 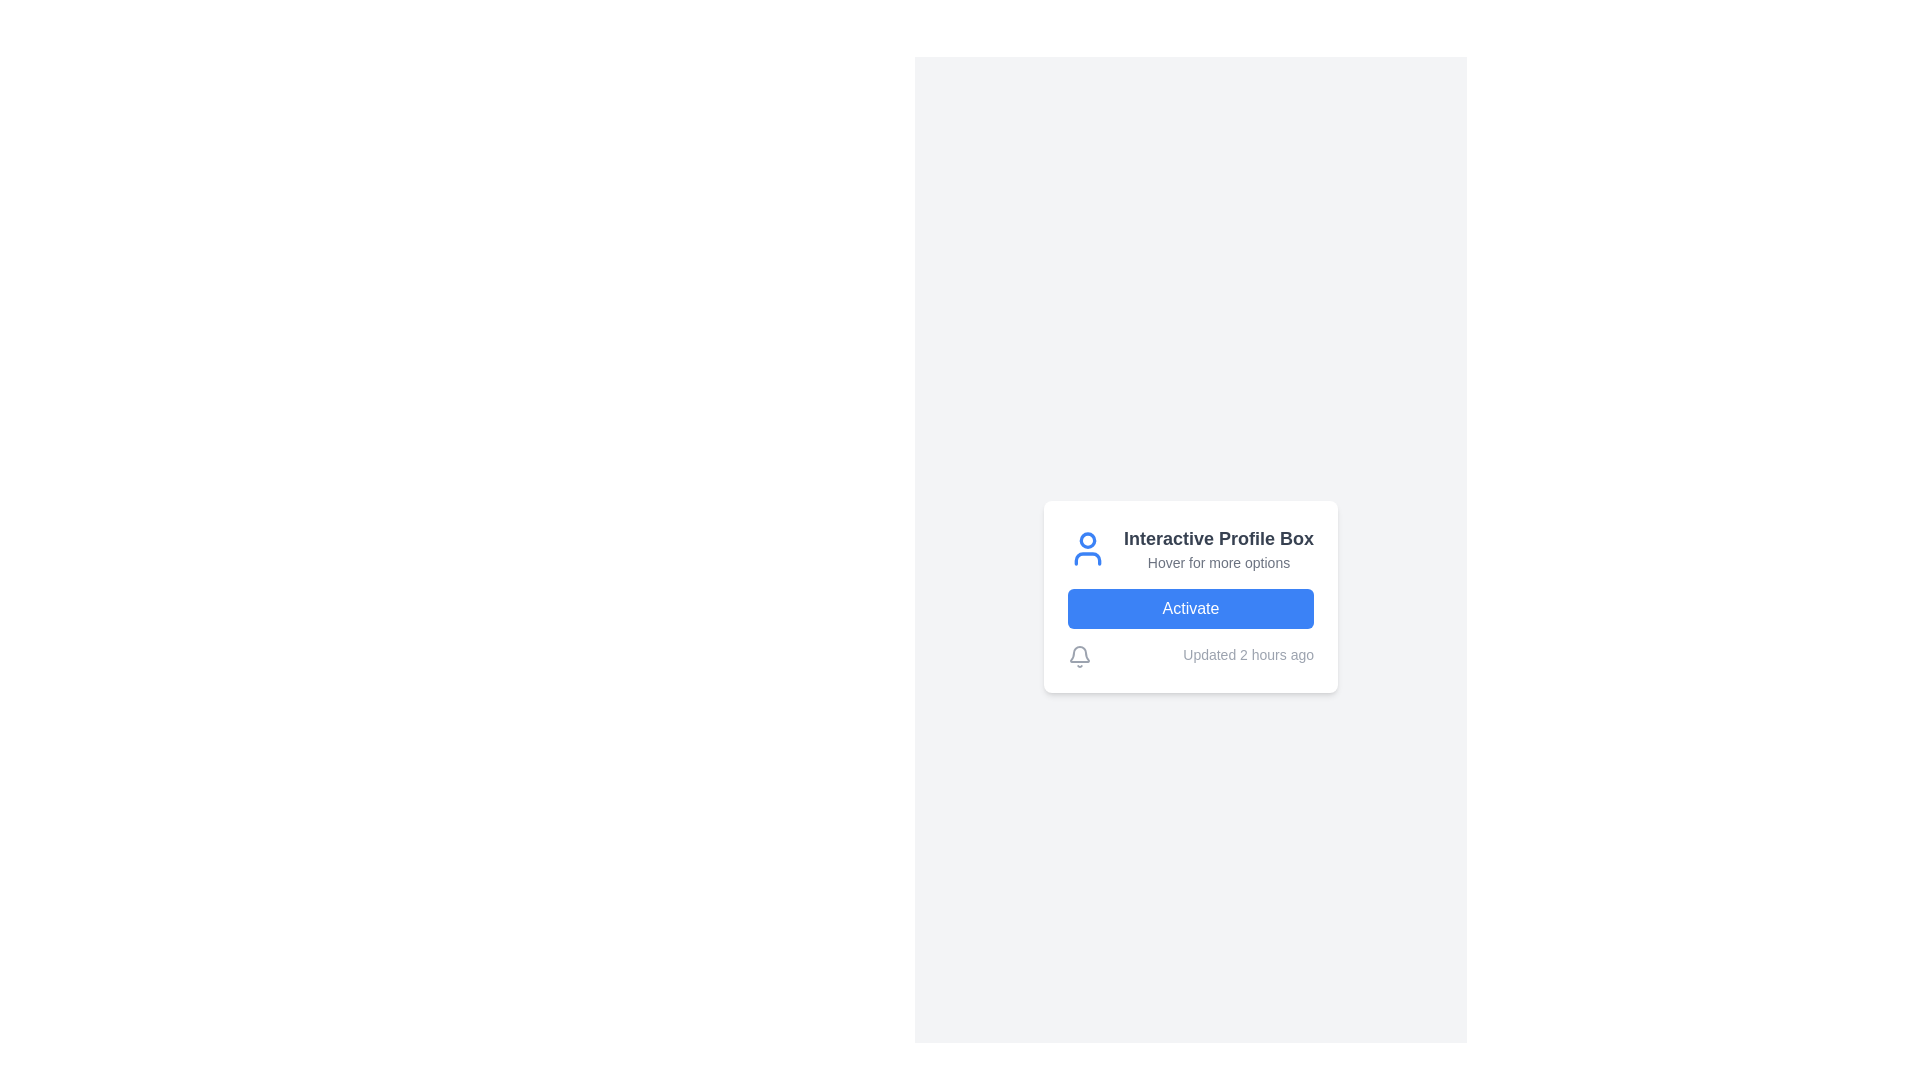 What do you see at coordinates (1190, 548) in the screenshot?
I see `the Profile Box located at the top part of the card layout, which is centered horizontally and above the 'Activate' button` at bounding box center [1190, 548].